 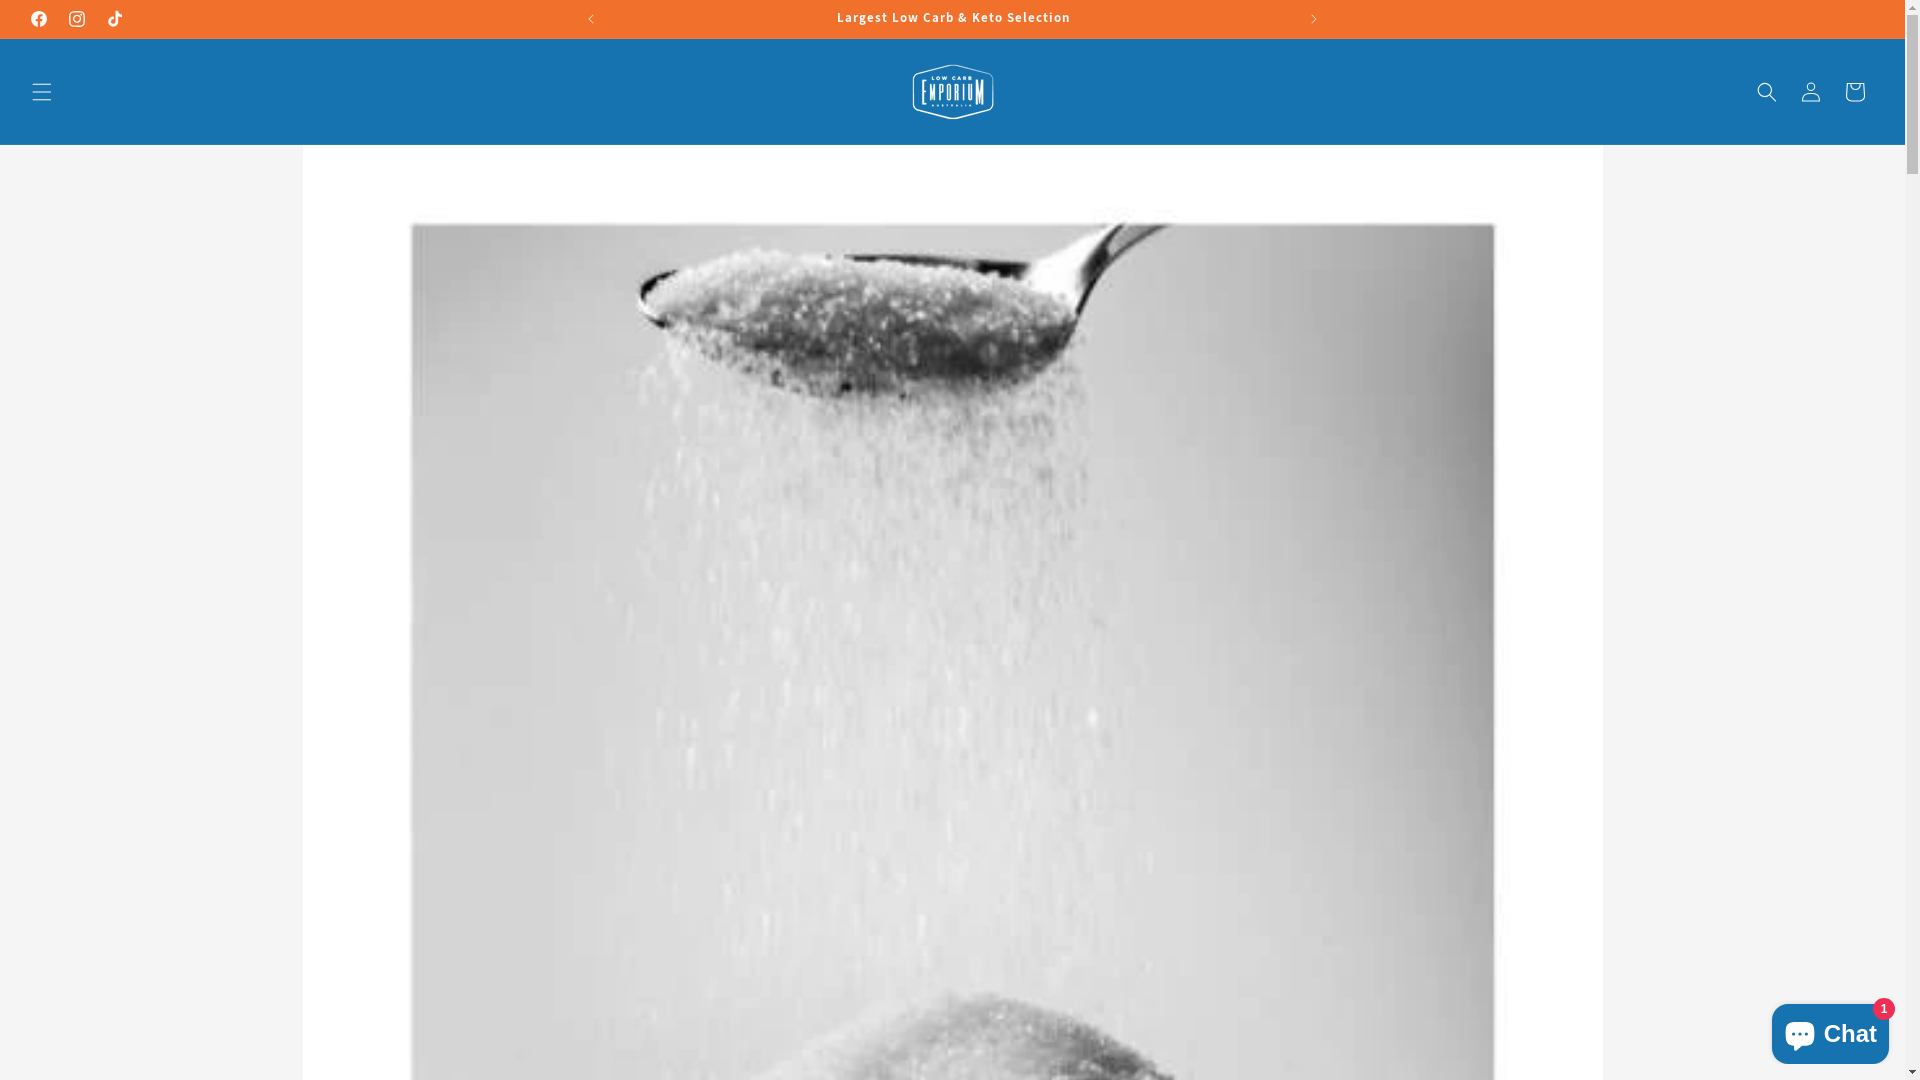 What do you see at coordinates (1830, 1029) in the screenshot?
I see `'Shopify online store chat'` at bounding box center [1830, 1029].